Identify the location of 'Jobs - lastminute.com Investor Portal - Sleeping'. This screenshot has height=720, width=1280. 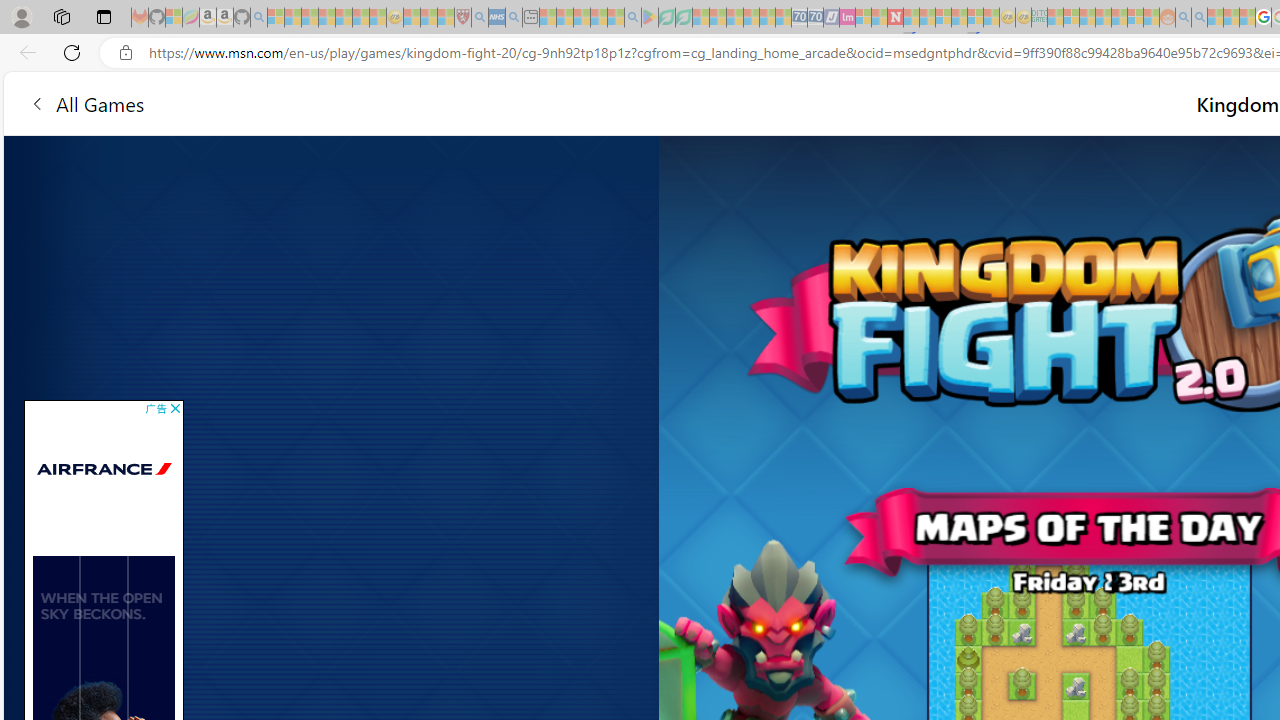
(847, 17).